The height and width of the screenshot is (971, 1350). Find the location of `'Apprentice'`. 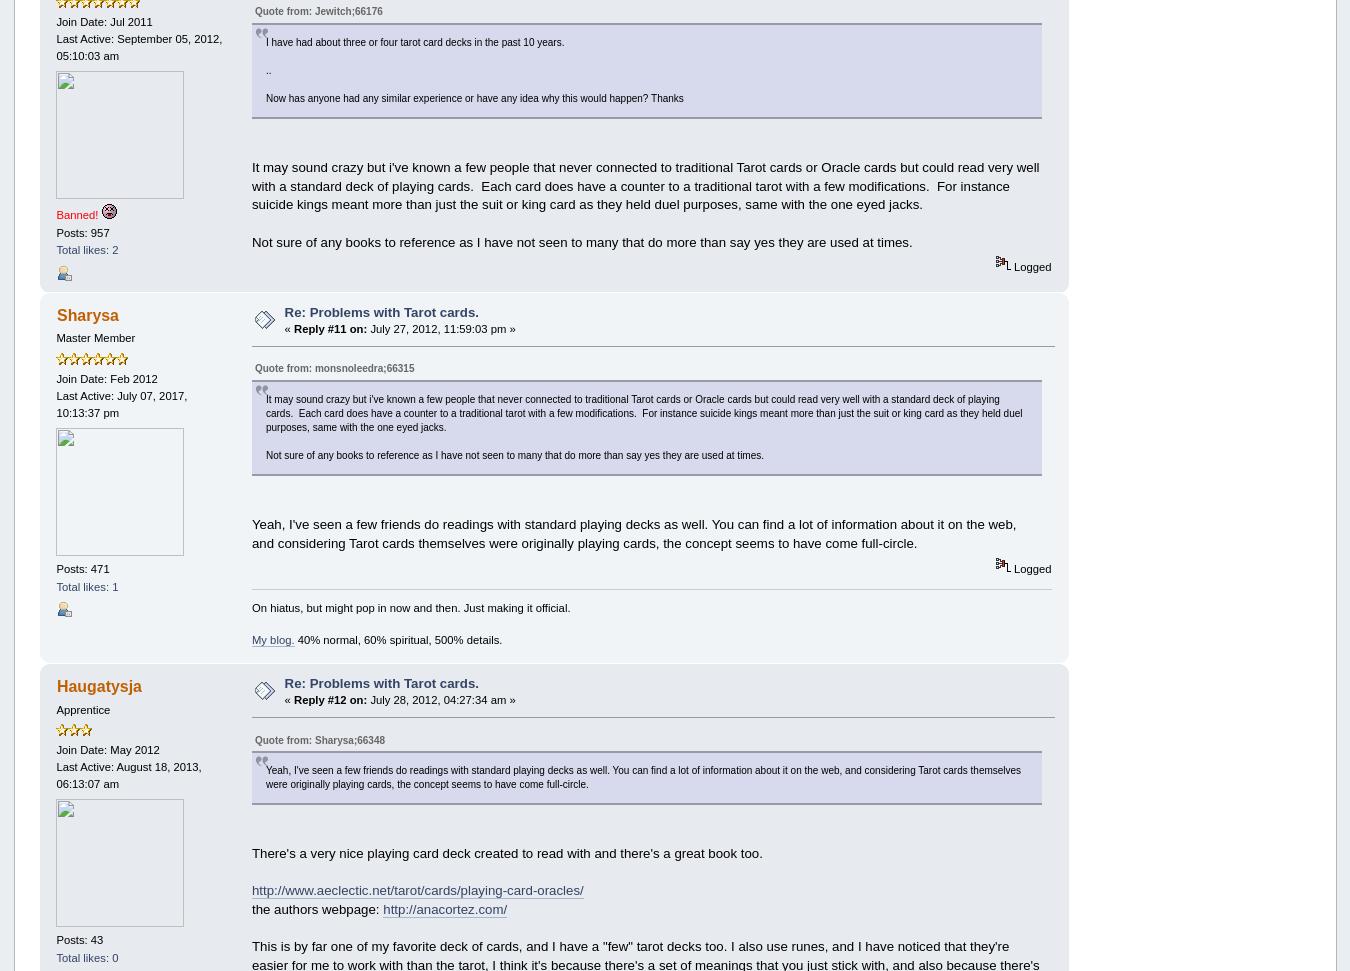

'Apprentice' is located at coordinates (82, 708).